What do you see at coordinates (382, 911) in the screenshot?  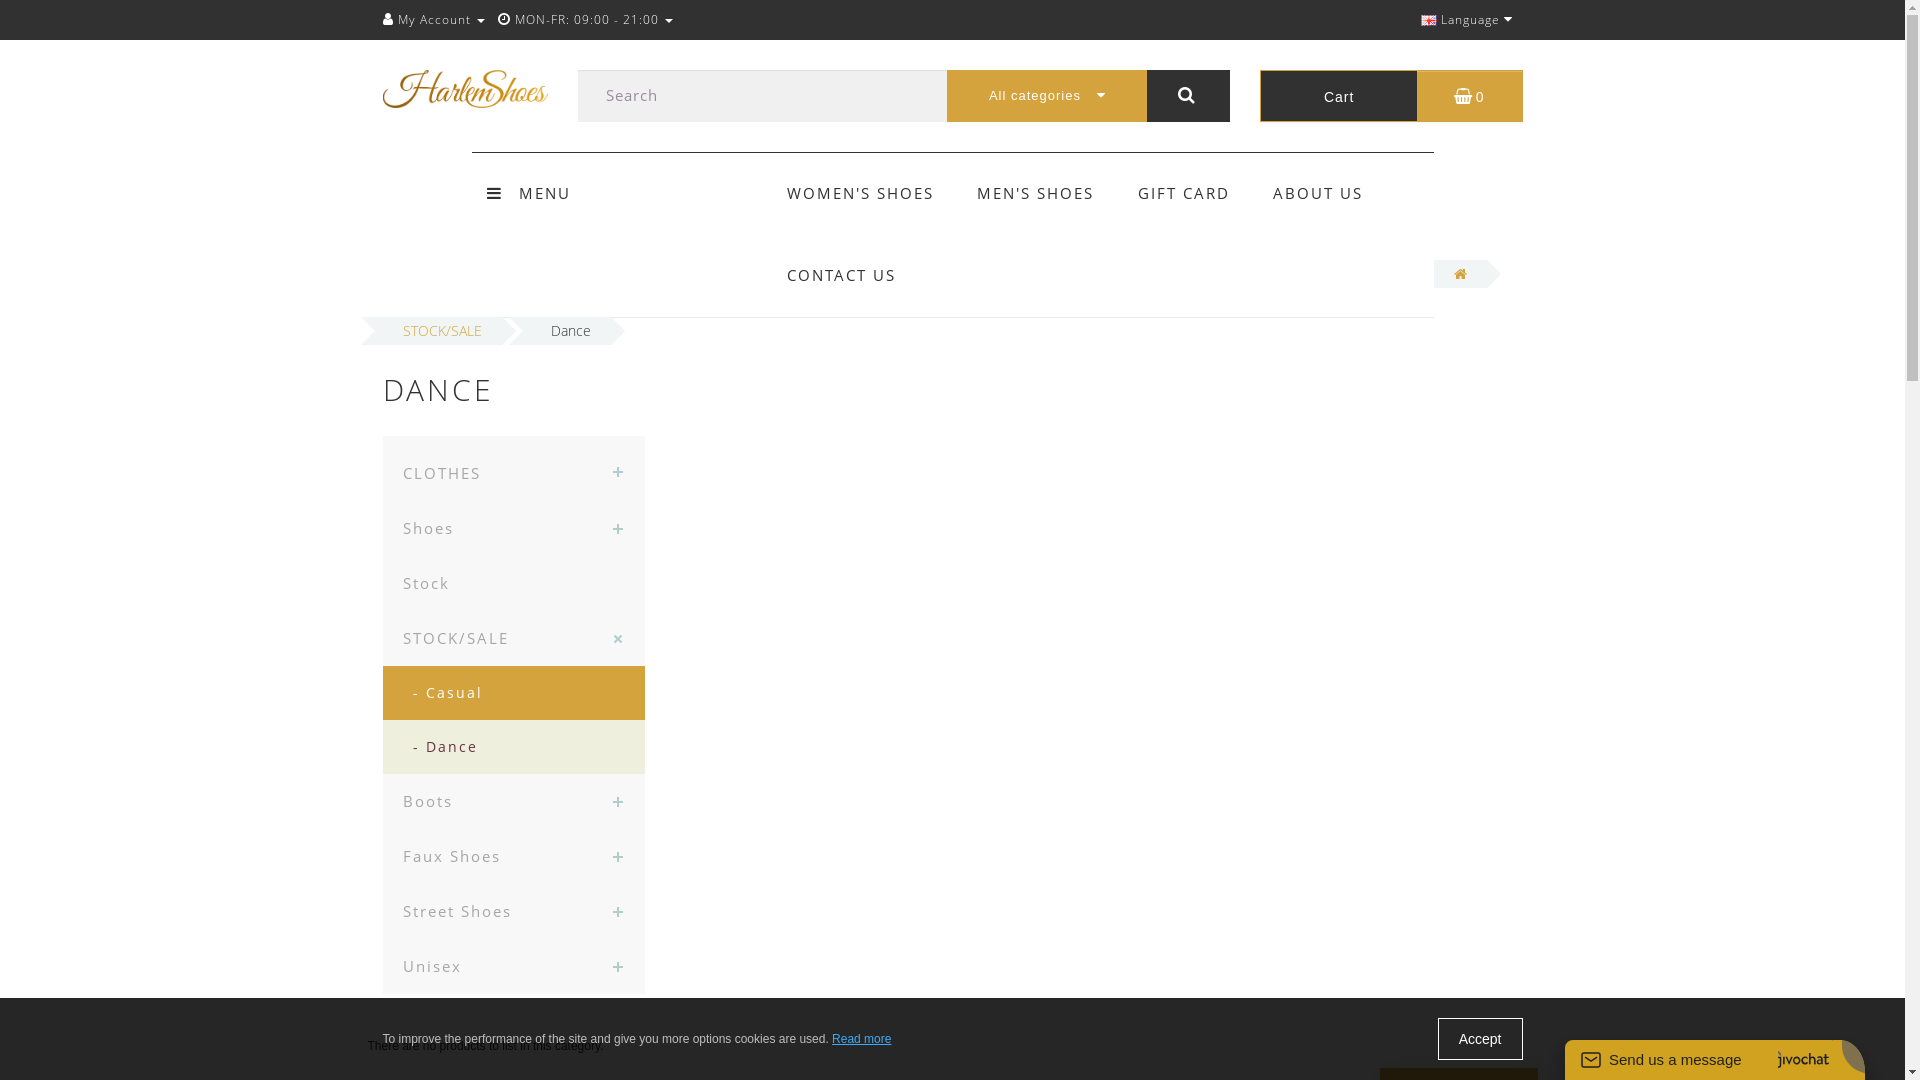 I see `'Street Shoes'` at bounding box center [382, 911].